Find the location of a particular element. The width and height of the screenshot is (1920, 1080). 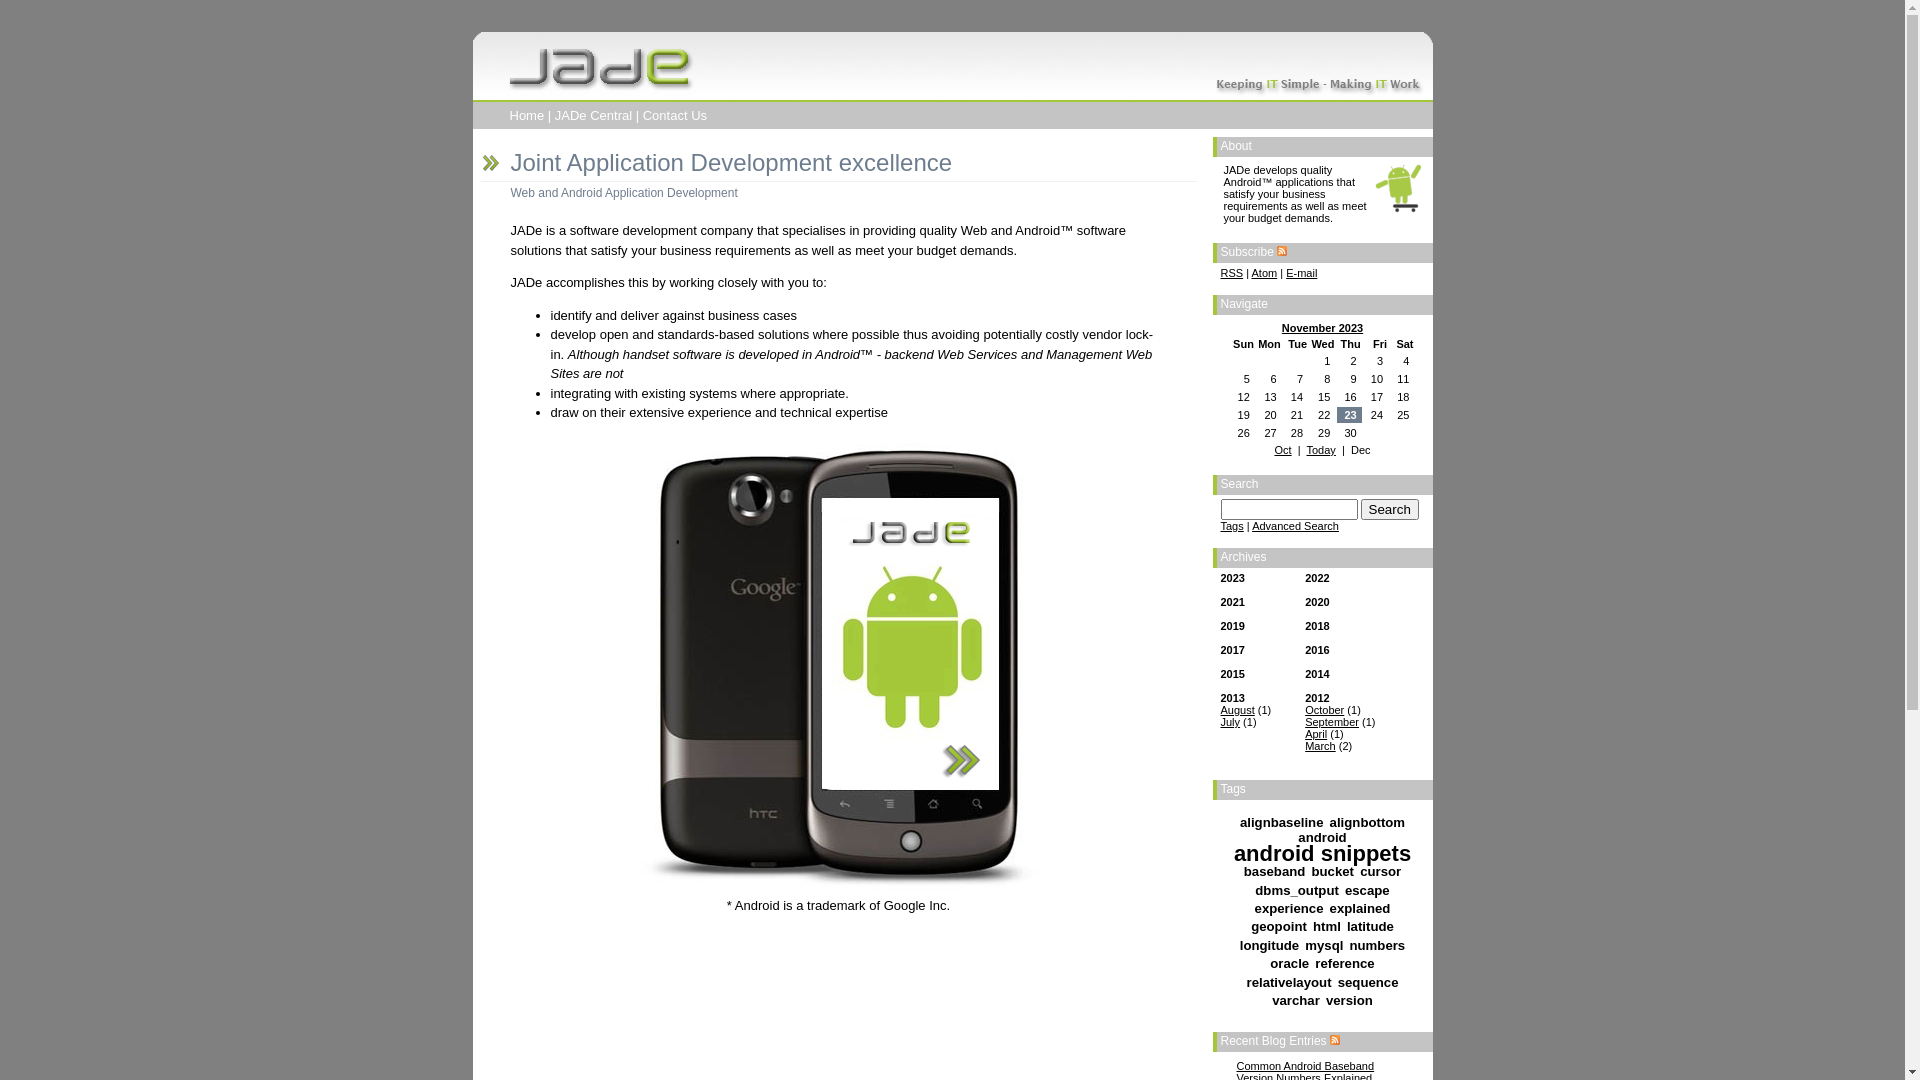

'sequence' is located at coordinates (1367, 981).